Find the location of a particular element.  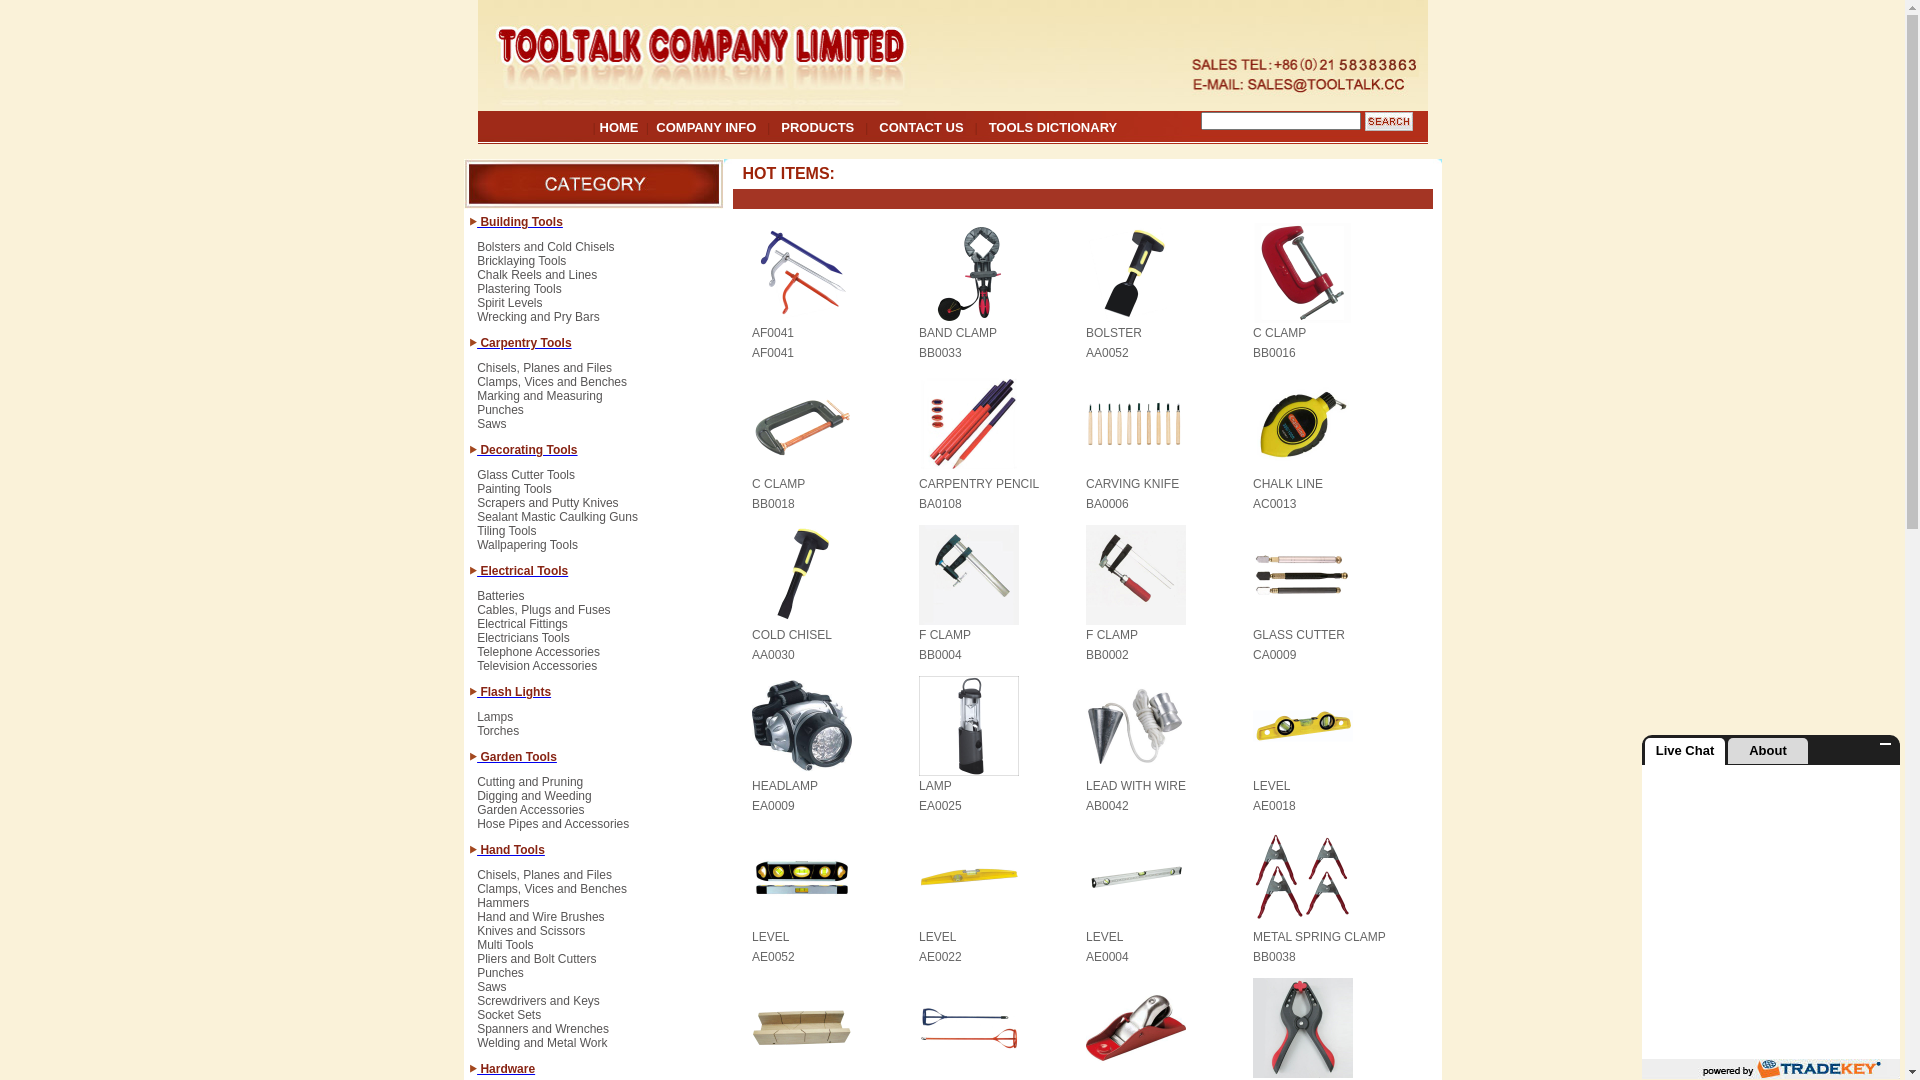

'Garden Accessories' is located at coordinates (530, 817).